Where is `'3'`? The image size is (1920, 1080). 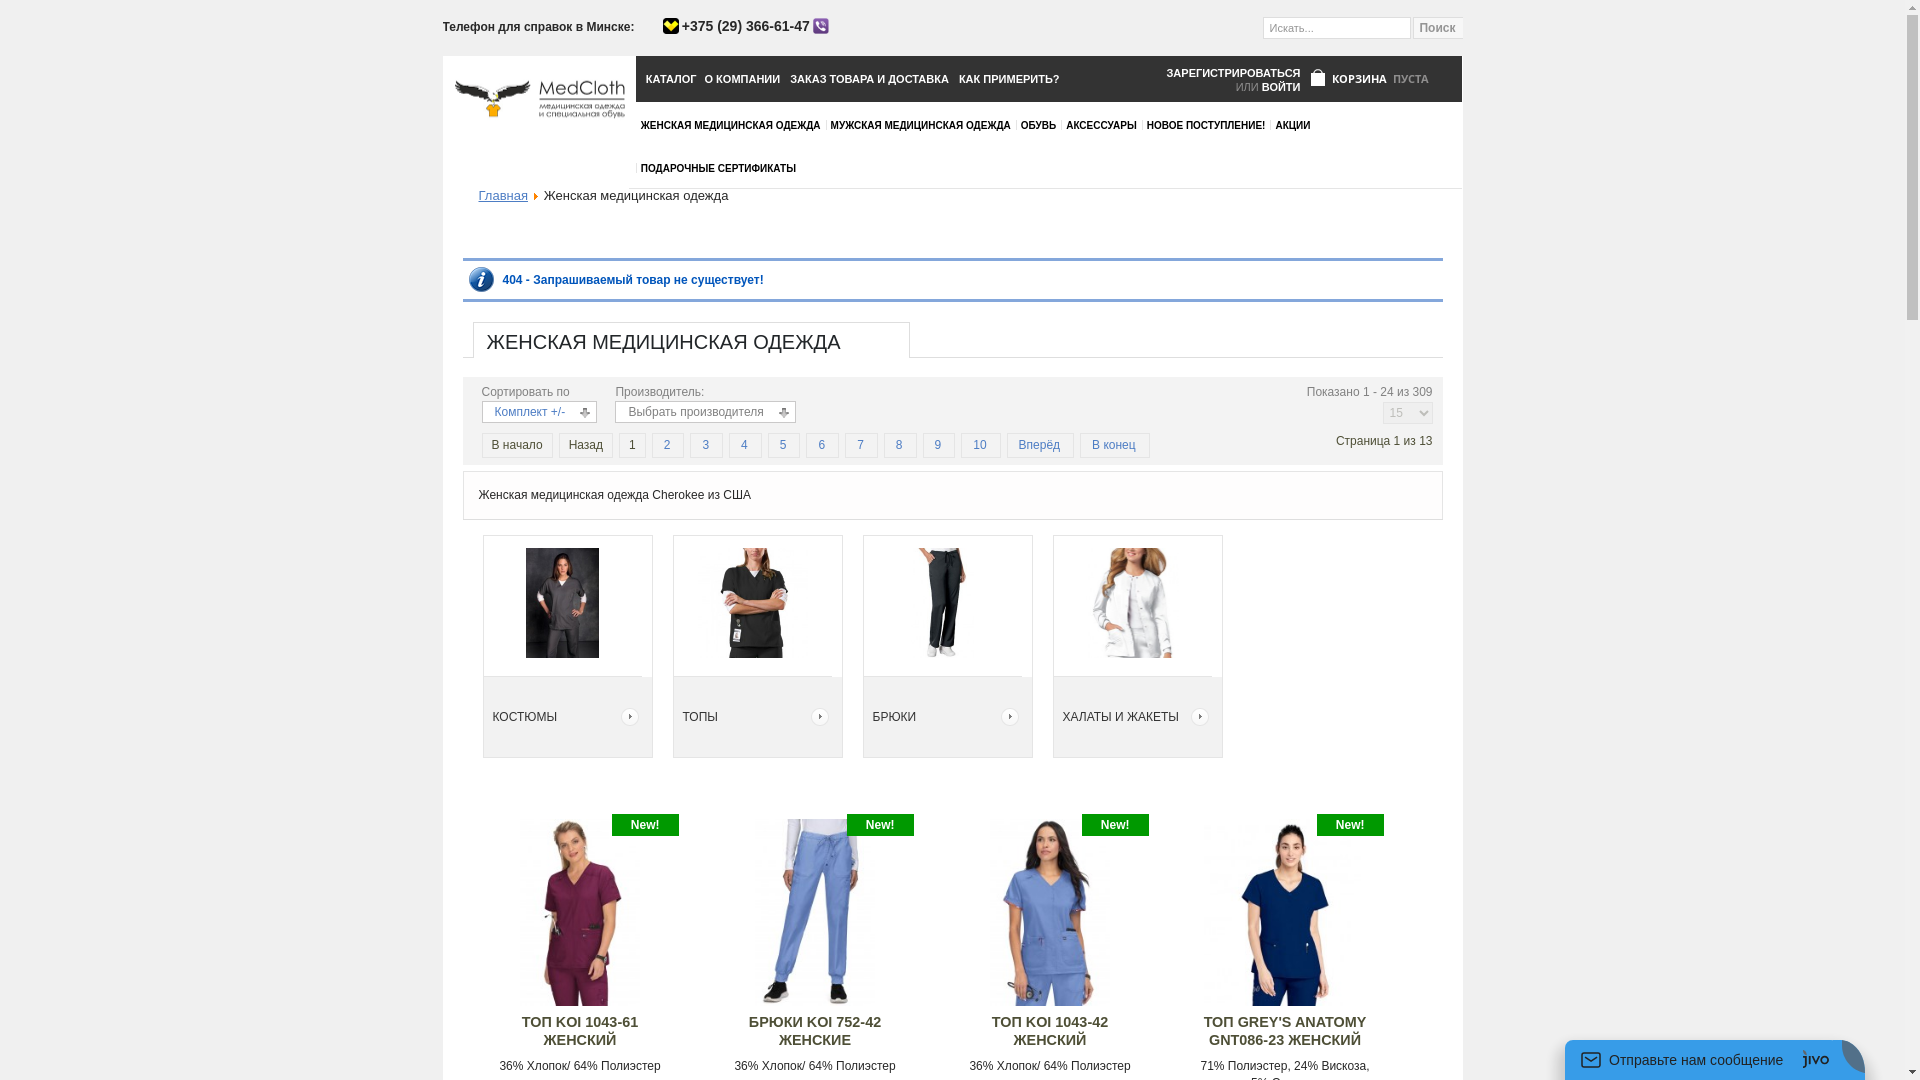
'3' is located at coordinates (705, 443).